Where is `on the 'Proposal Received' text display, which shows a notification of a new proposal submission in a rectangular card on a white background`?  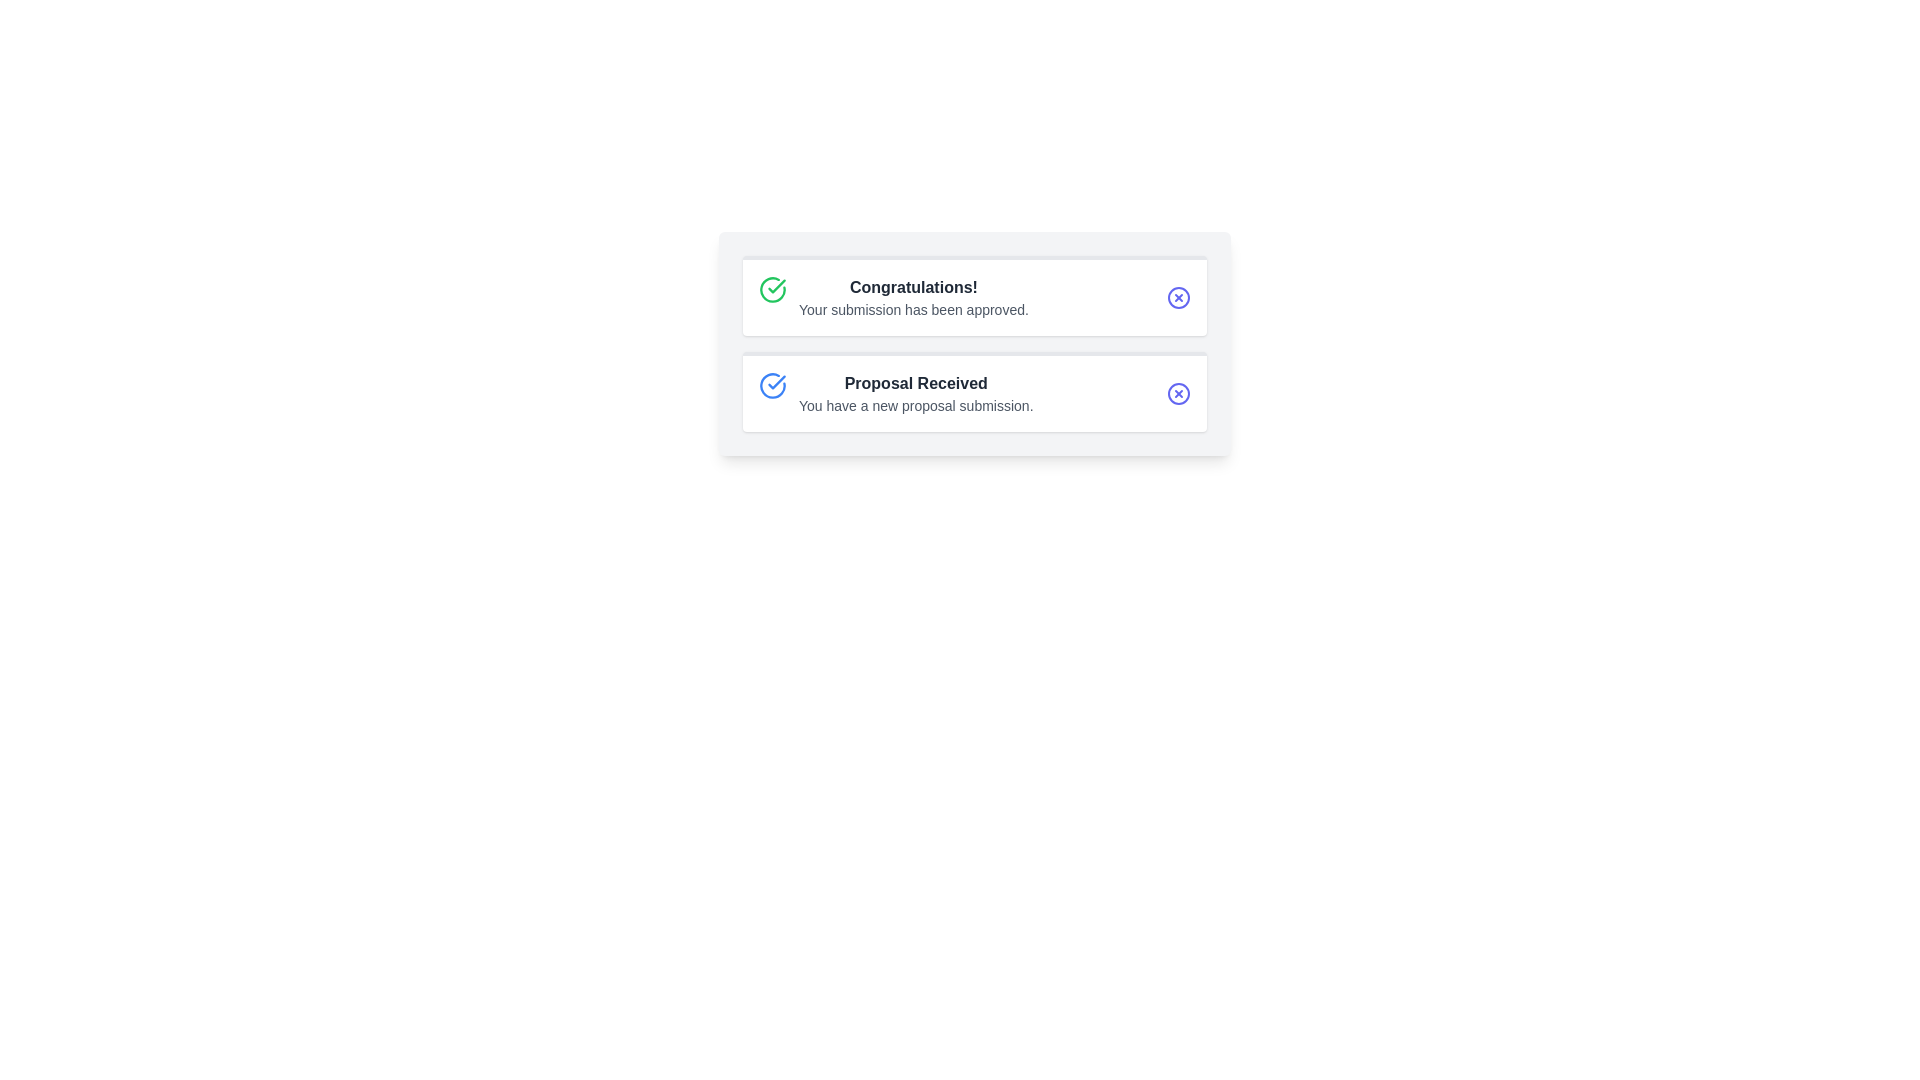 on the 'Proposal Received' text display, which shows a notification of a new proposal submission in a rectangular card on a white background is located at coordinates (915, 393).